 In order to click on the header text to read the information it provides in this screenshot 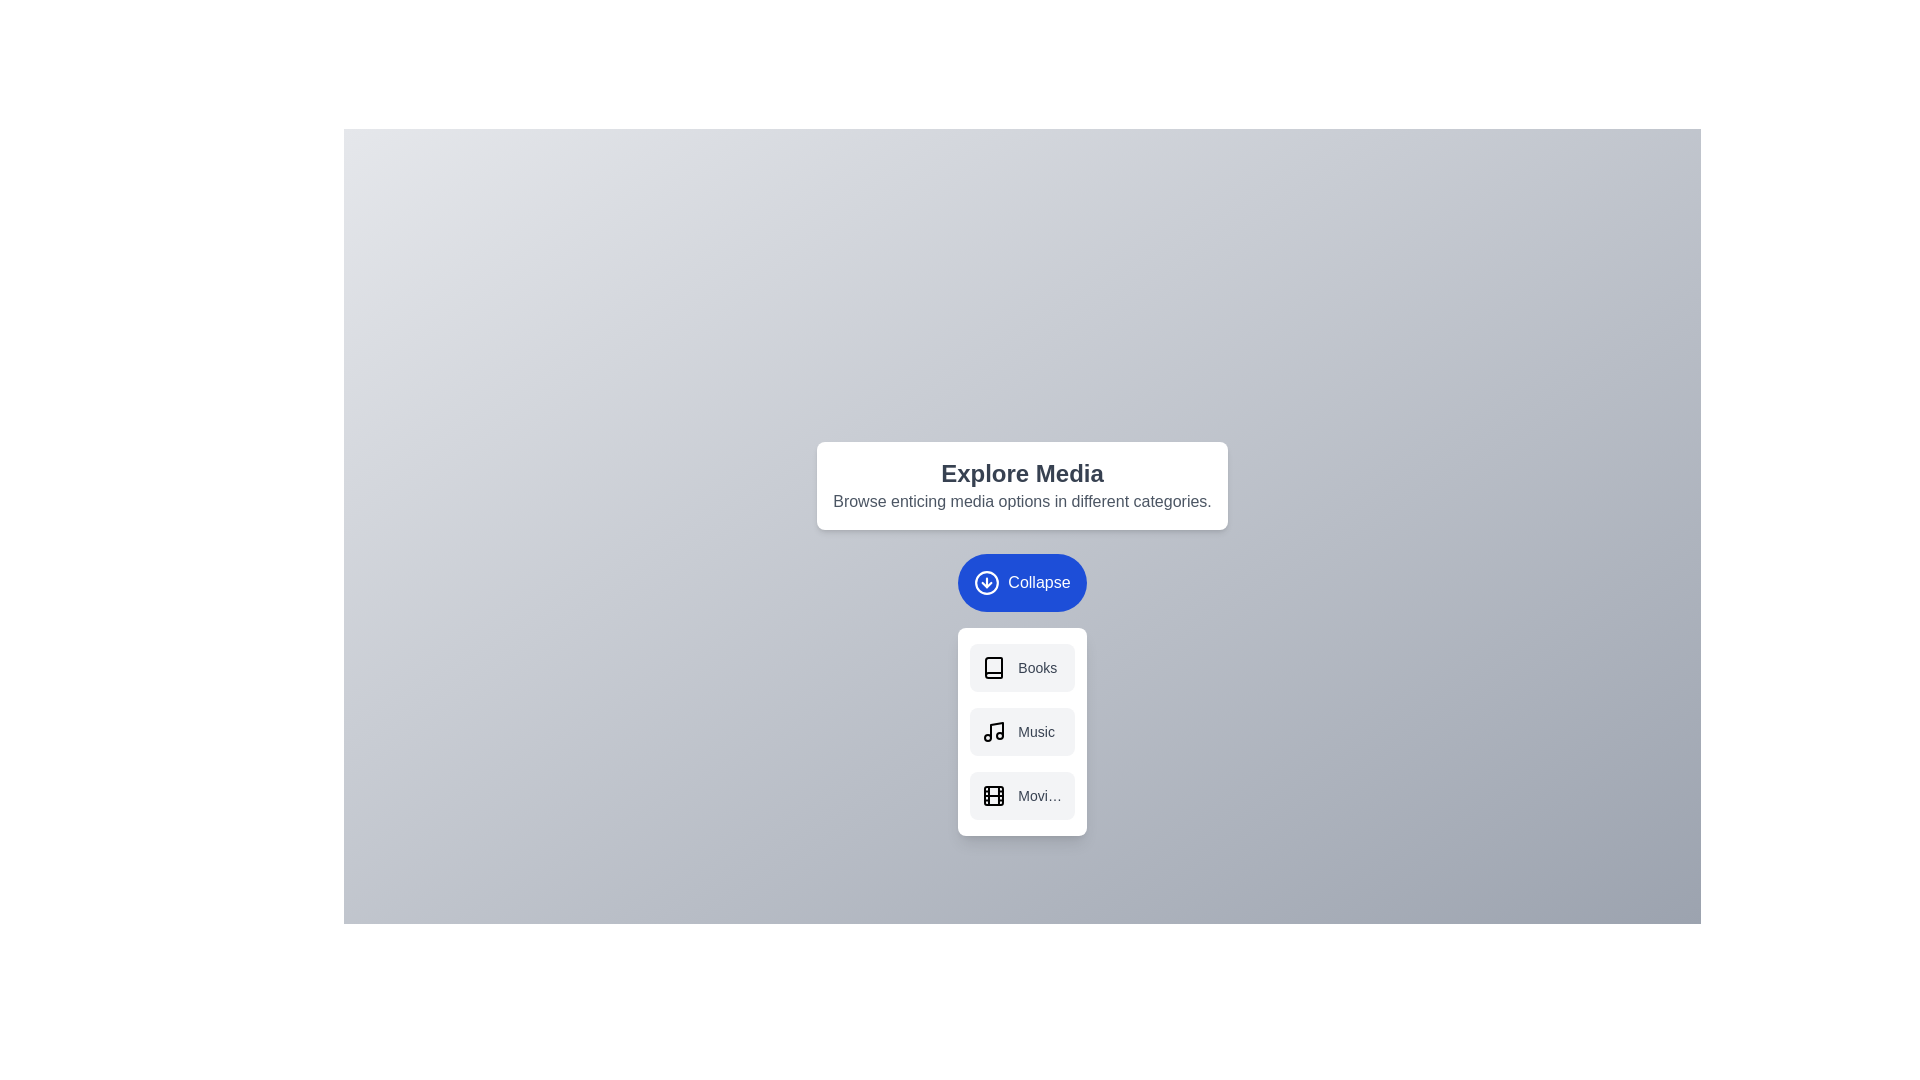, I will do `click(1022, 473)`.